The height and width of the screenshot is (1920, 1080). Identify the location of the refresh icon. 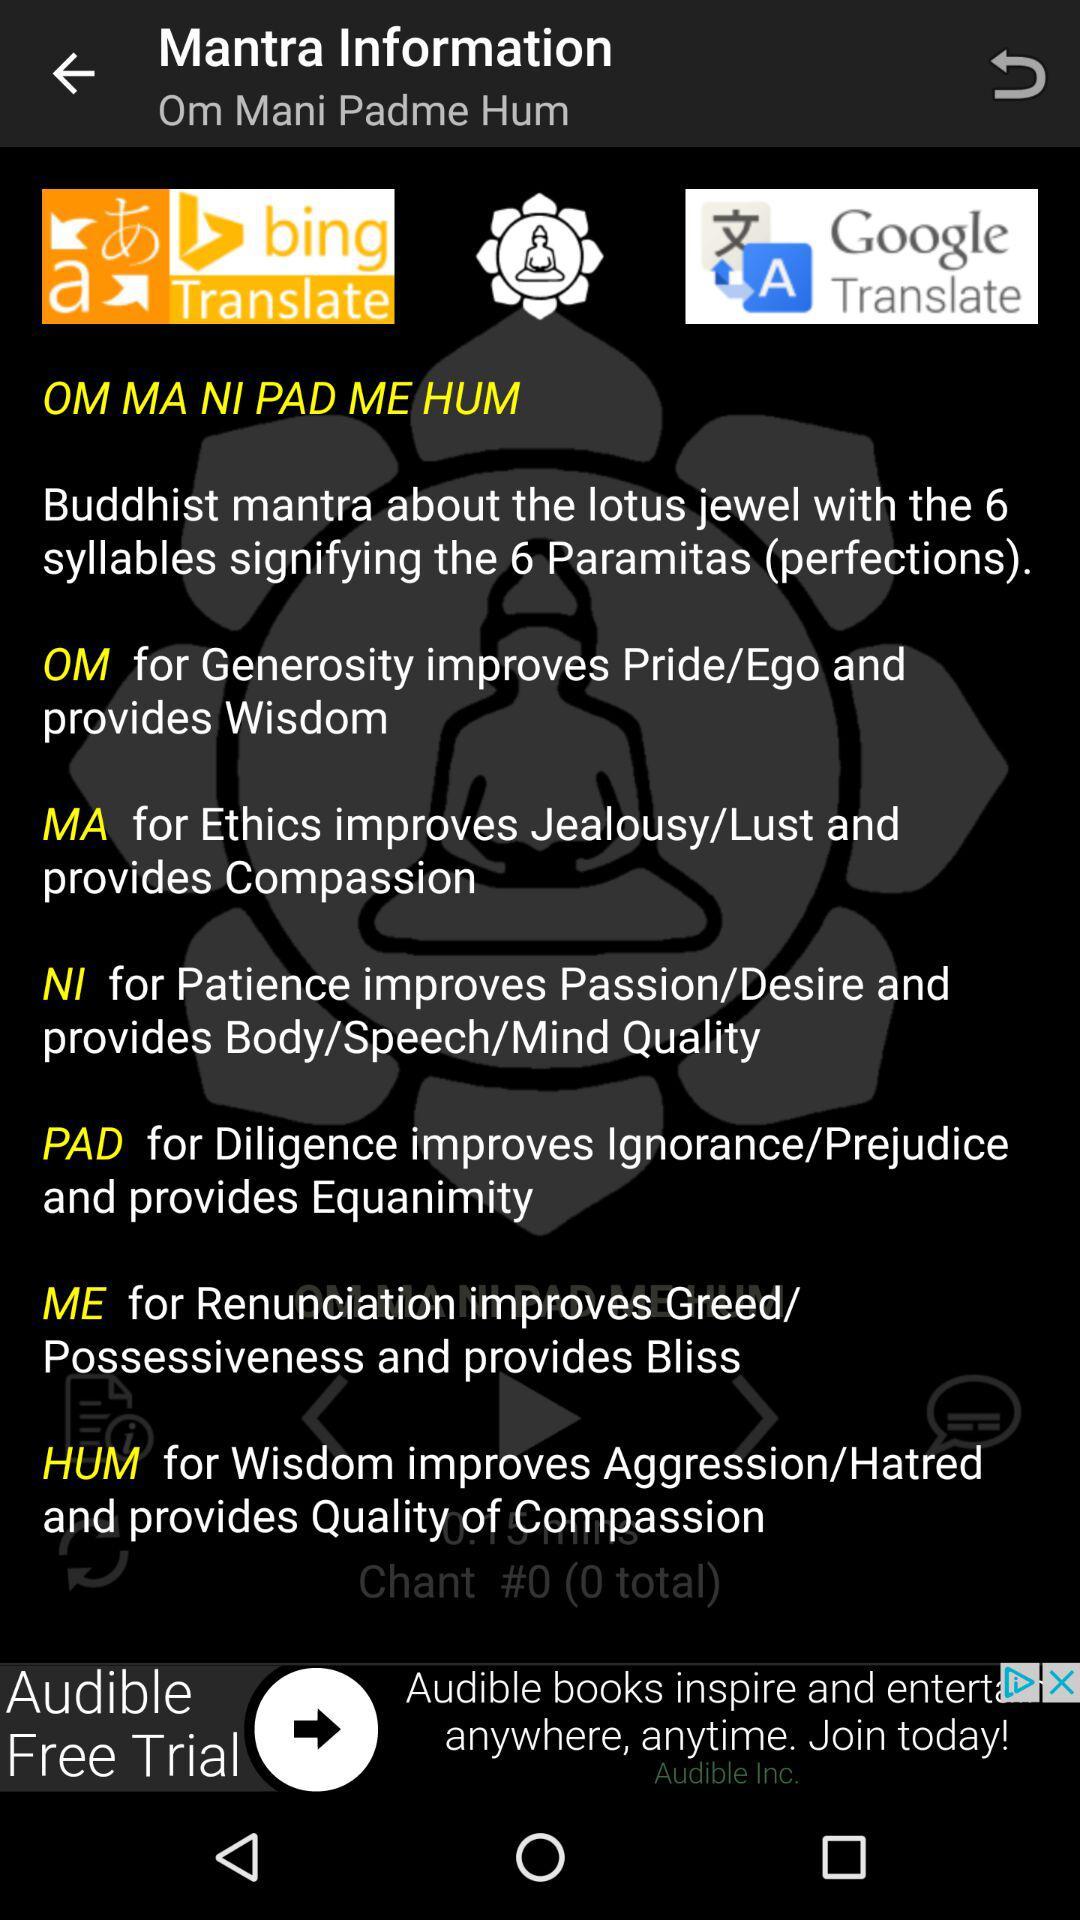
(92, 1551).